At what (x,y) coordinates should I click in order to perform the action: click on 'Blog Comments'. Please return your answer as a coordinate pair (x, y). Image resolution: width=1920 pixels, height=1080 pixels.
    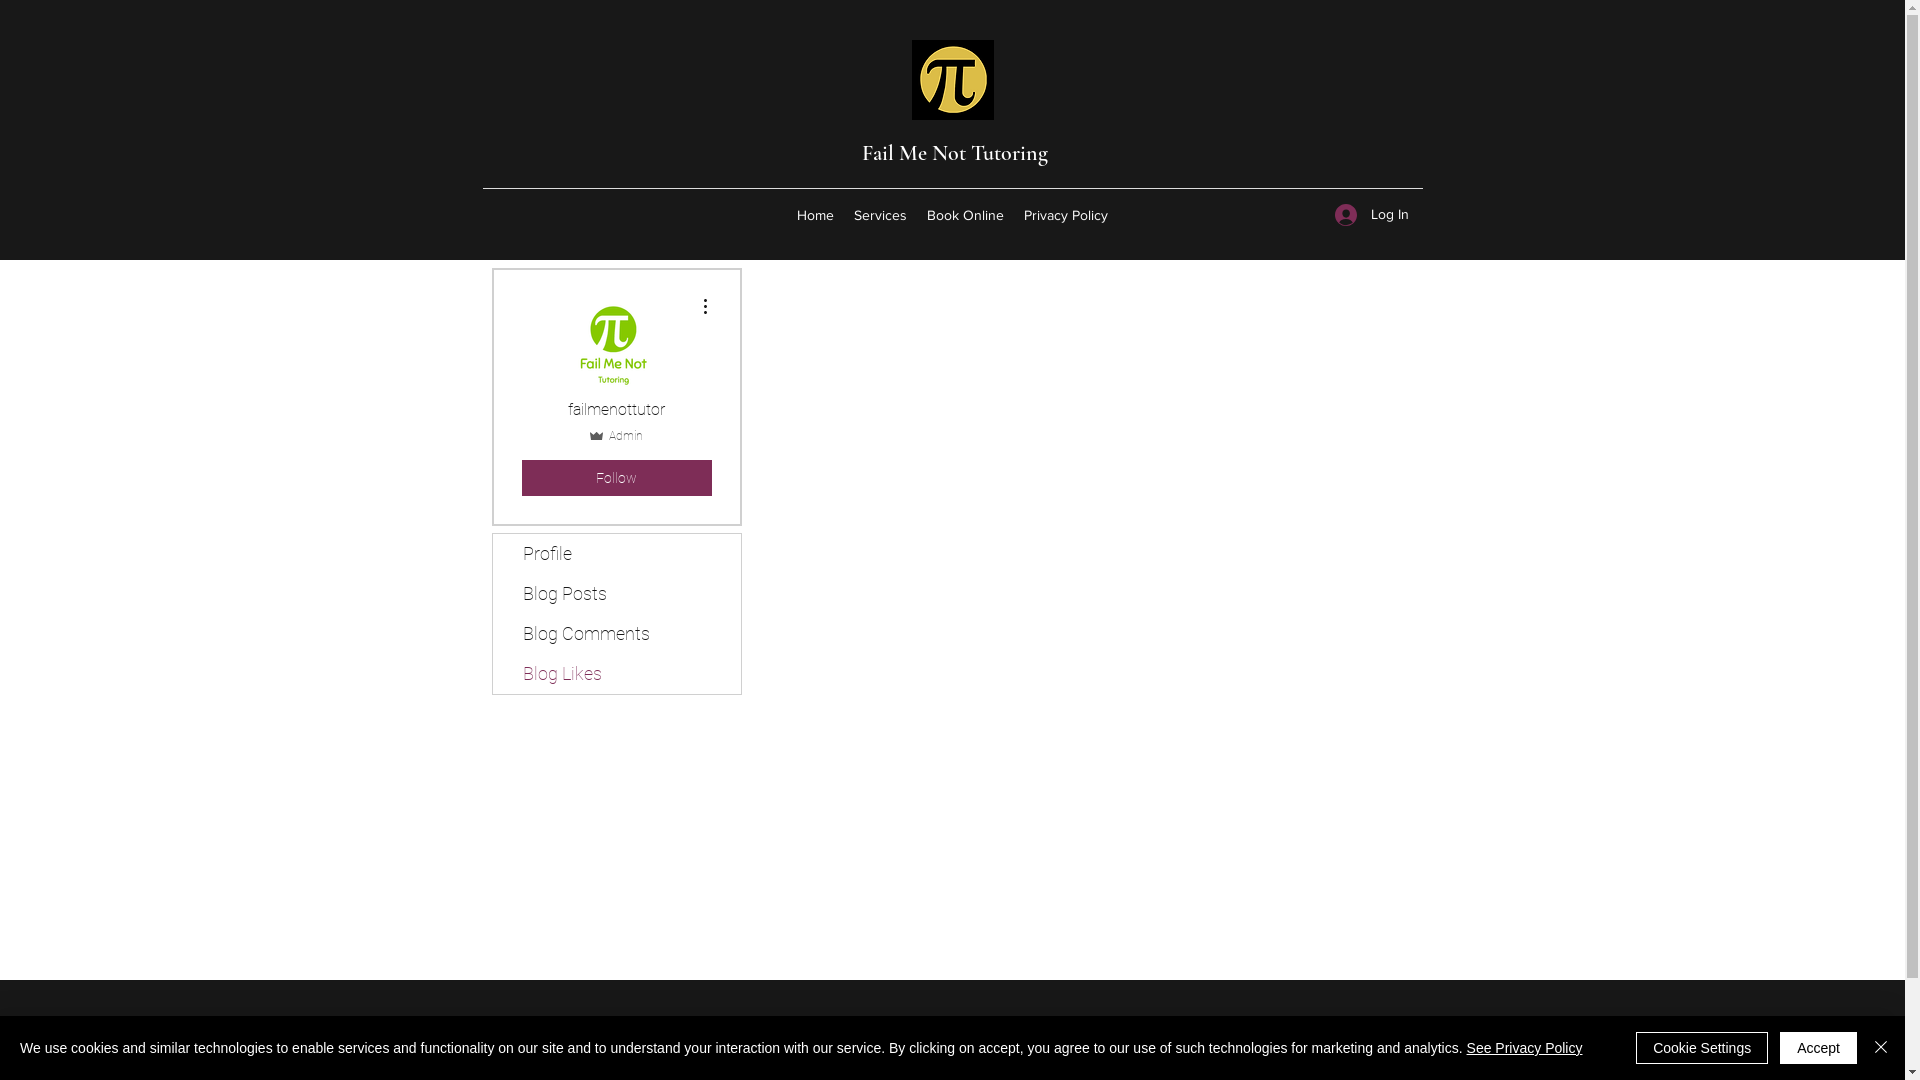
    Looking at the image, I should click on (614, 633).